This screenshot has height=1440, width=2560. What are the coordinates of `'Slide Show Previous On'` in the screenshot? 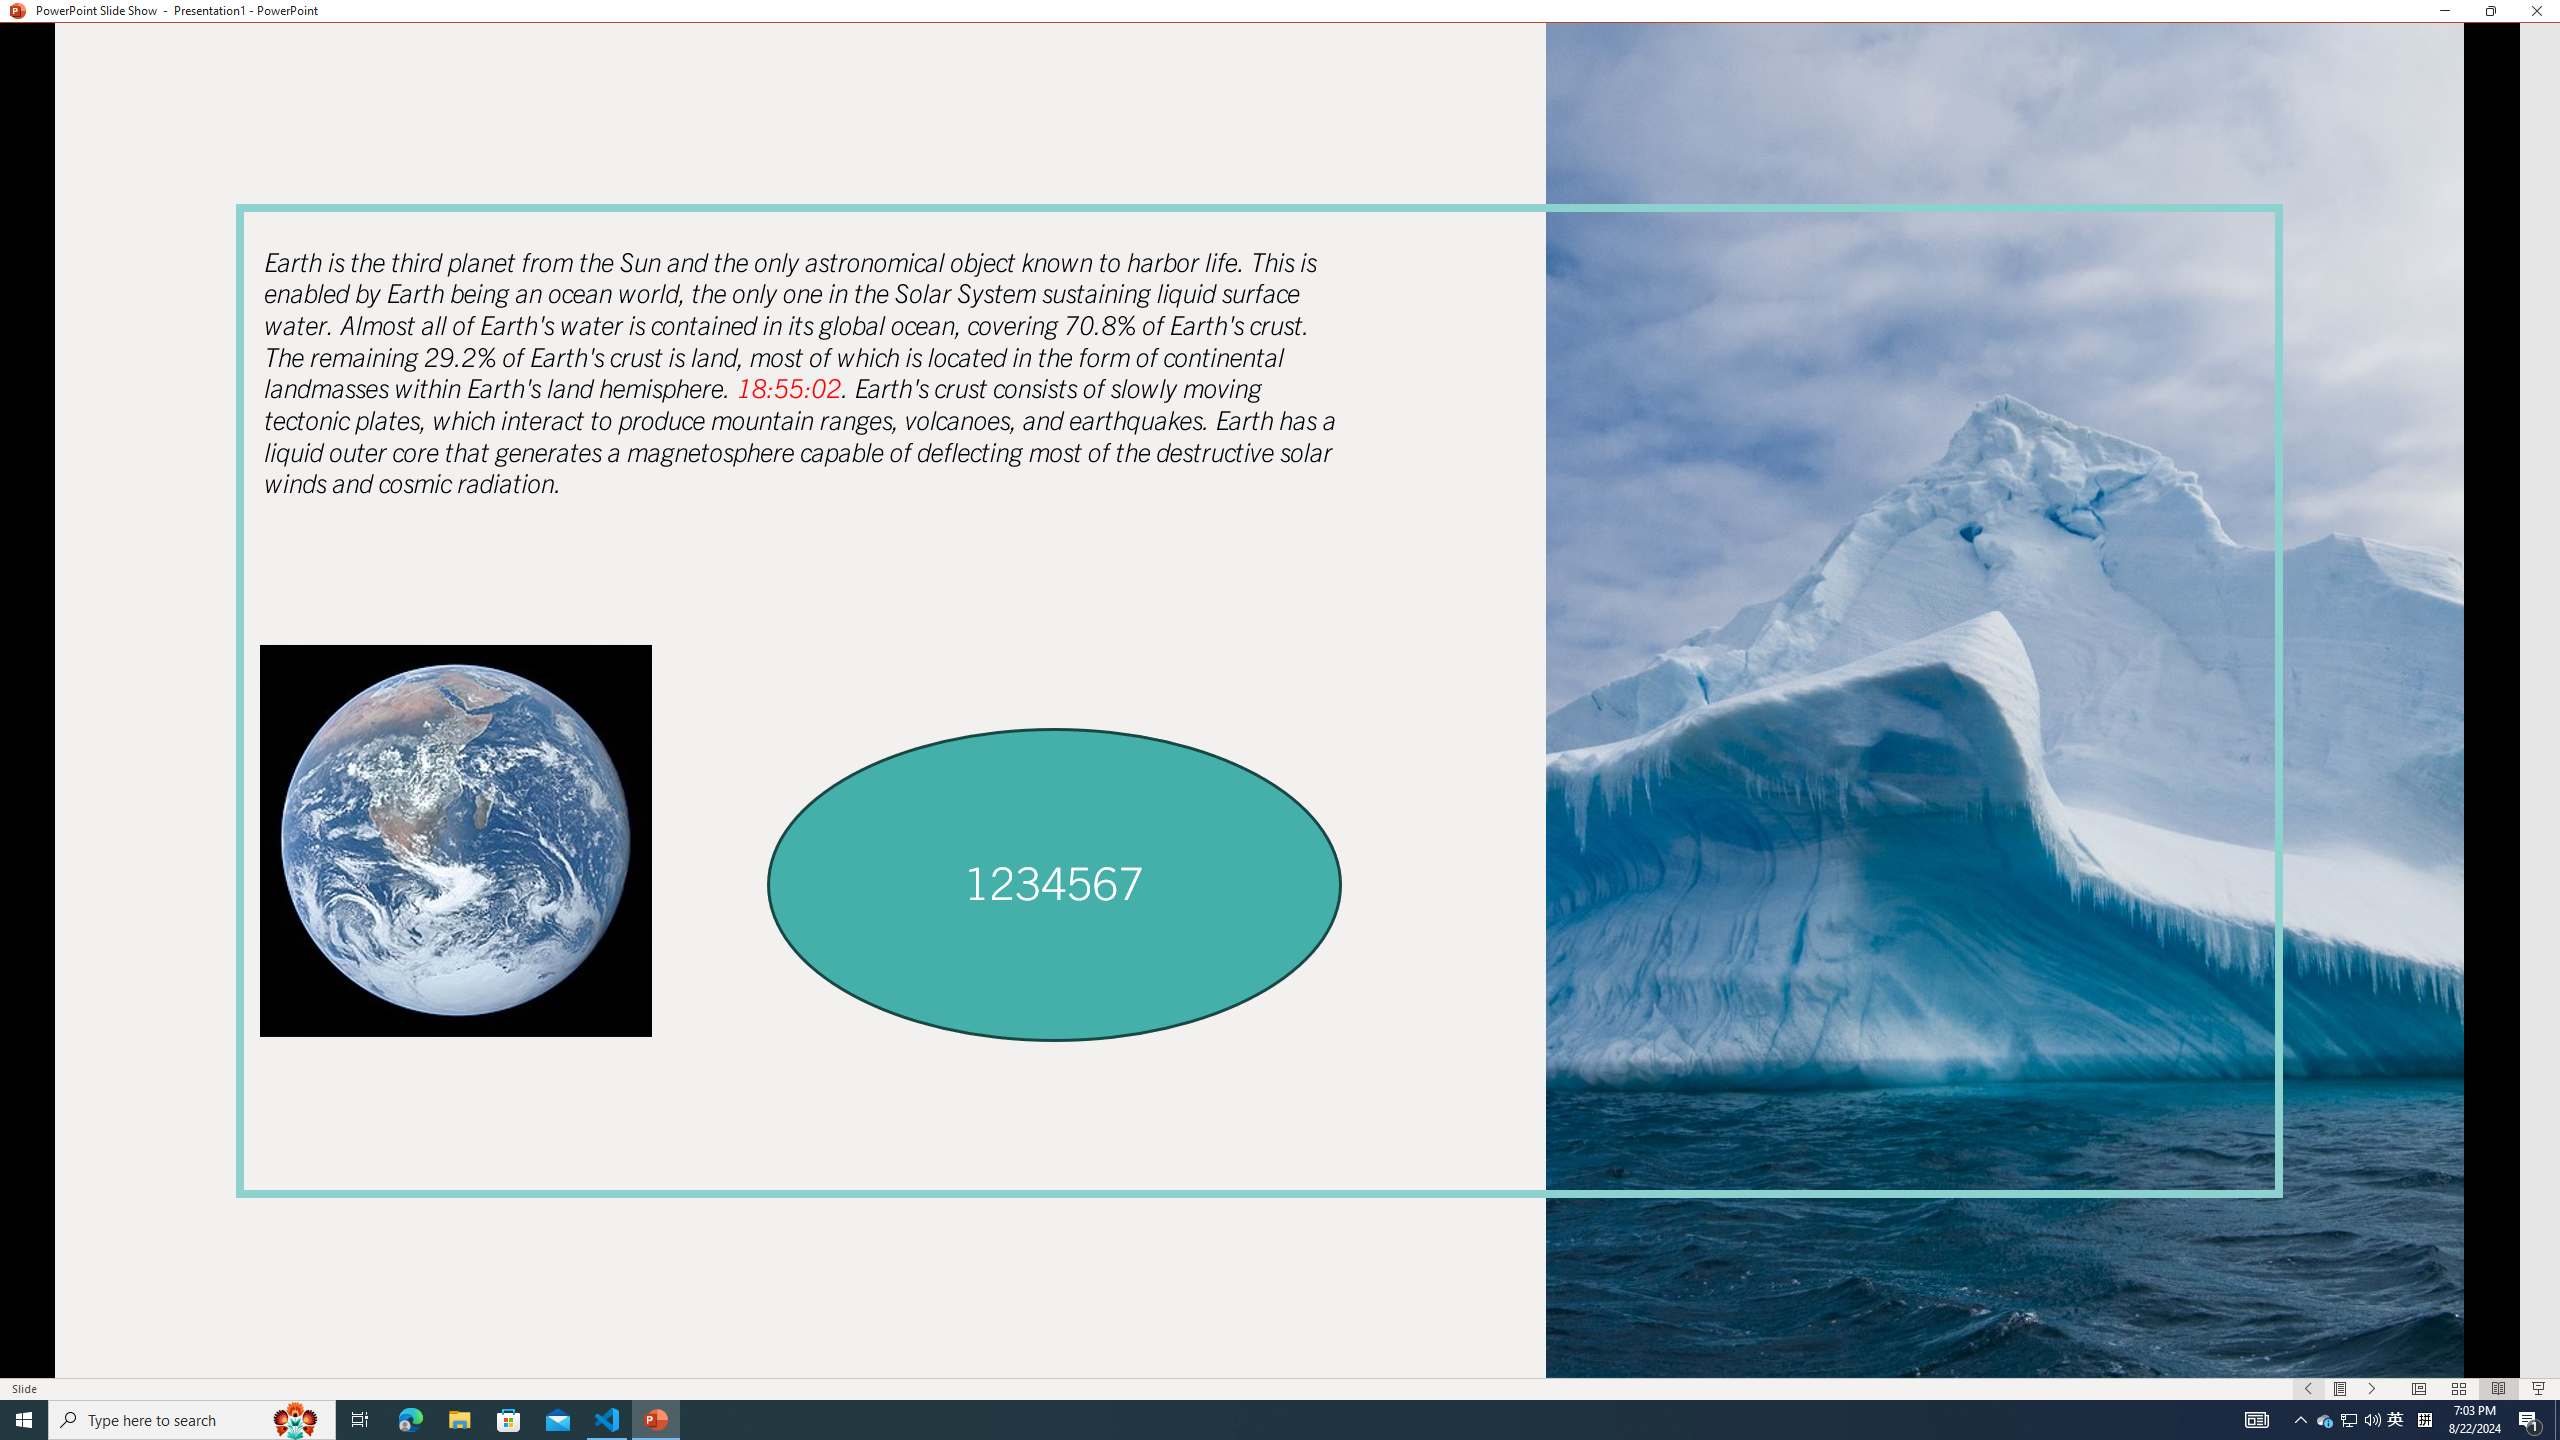 It's located at (2308, 1389).